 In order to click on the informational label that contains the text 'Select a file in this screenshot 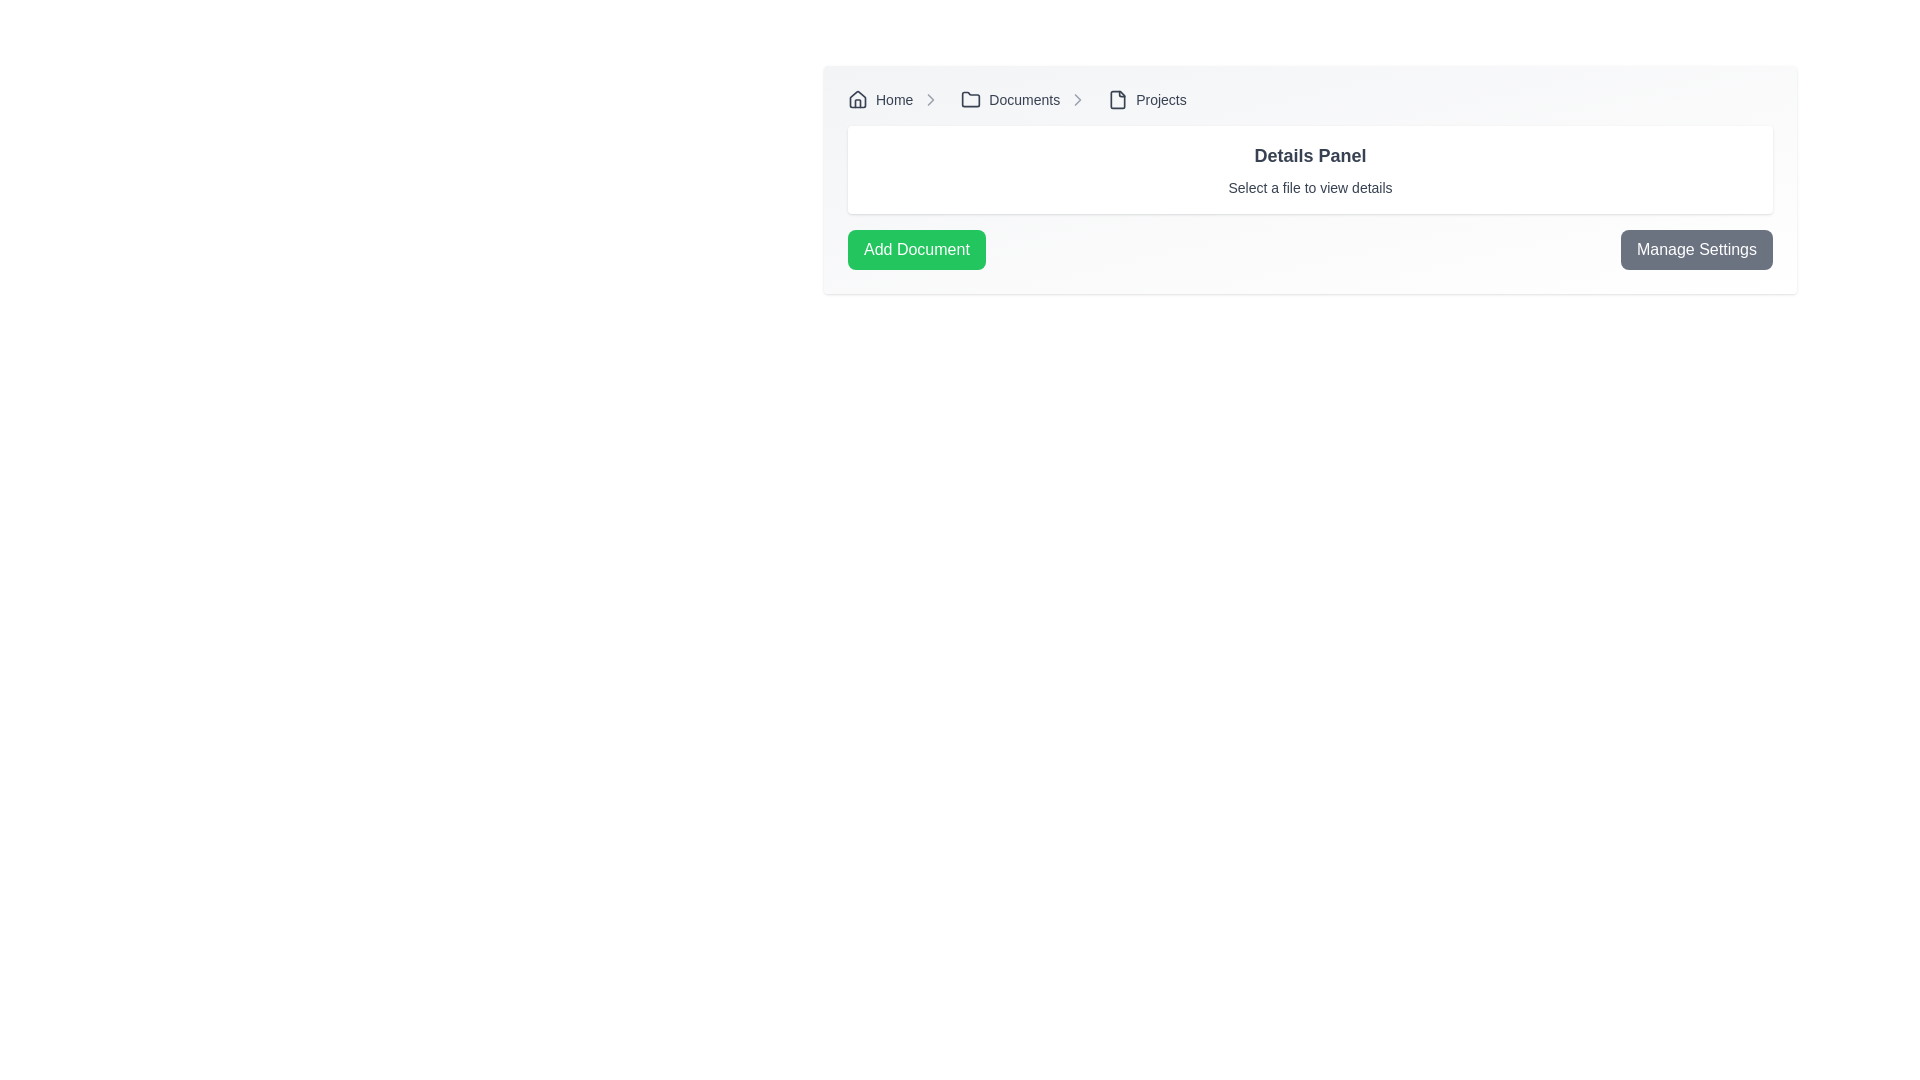, I will do `click(1310, 188)`.